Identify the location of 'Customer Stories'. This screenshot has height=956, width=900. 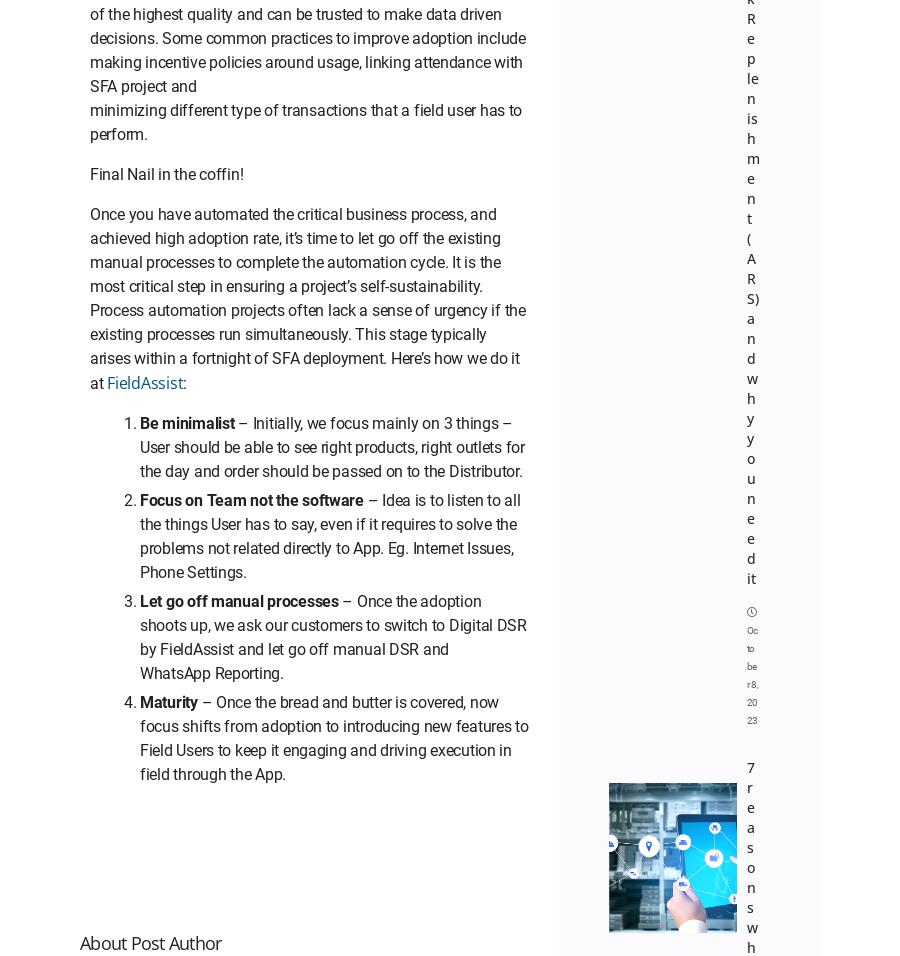
(634, 12).